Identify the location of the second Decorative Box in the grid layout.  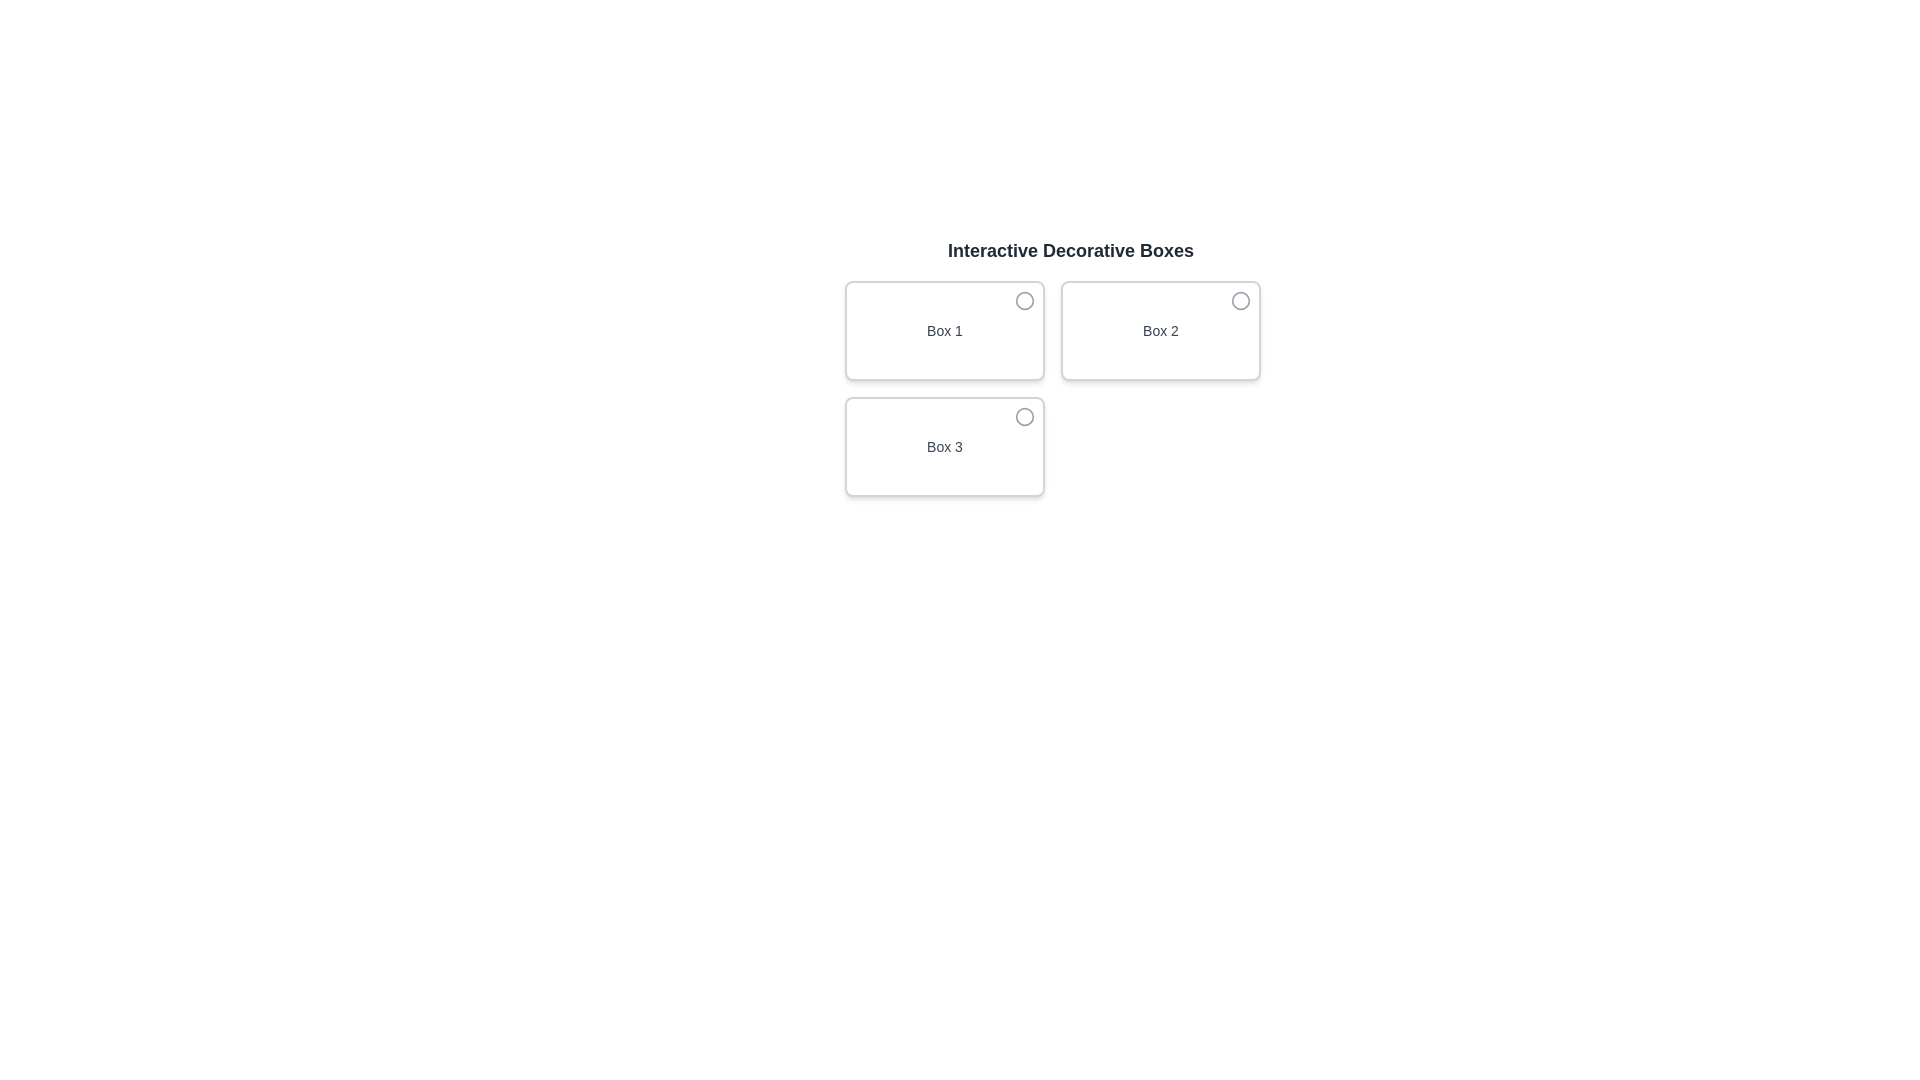
(1161, 330).